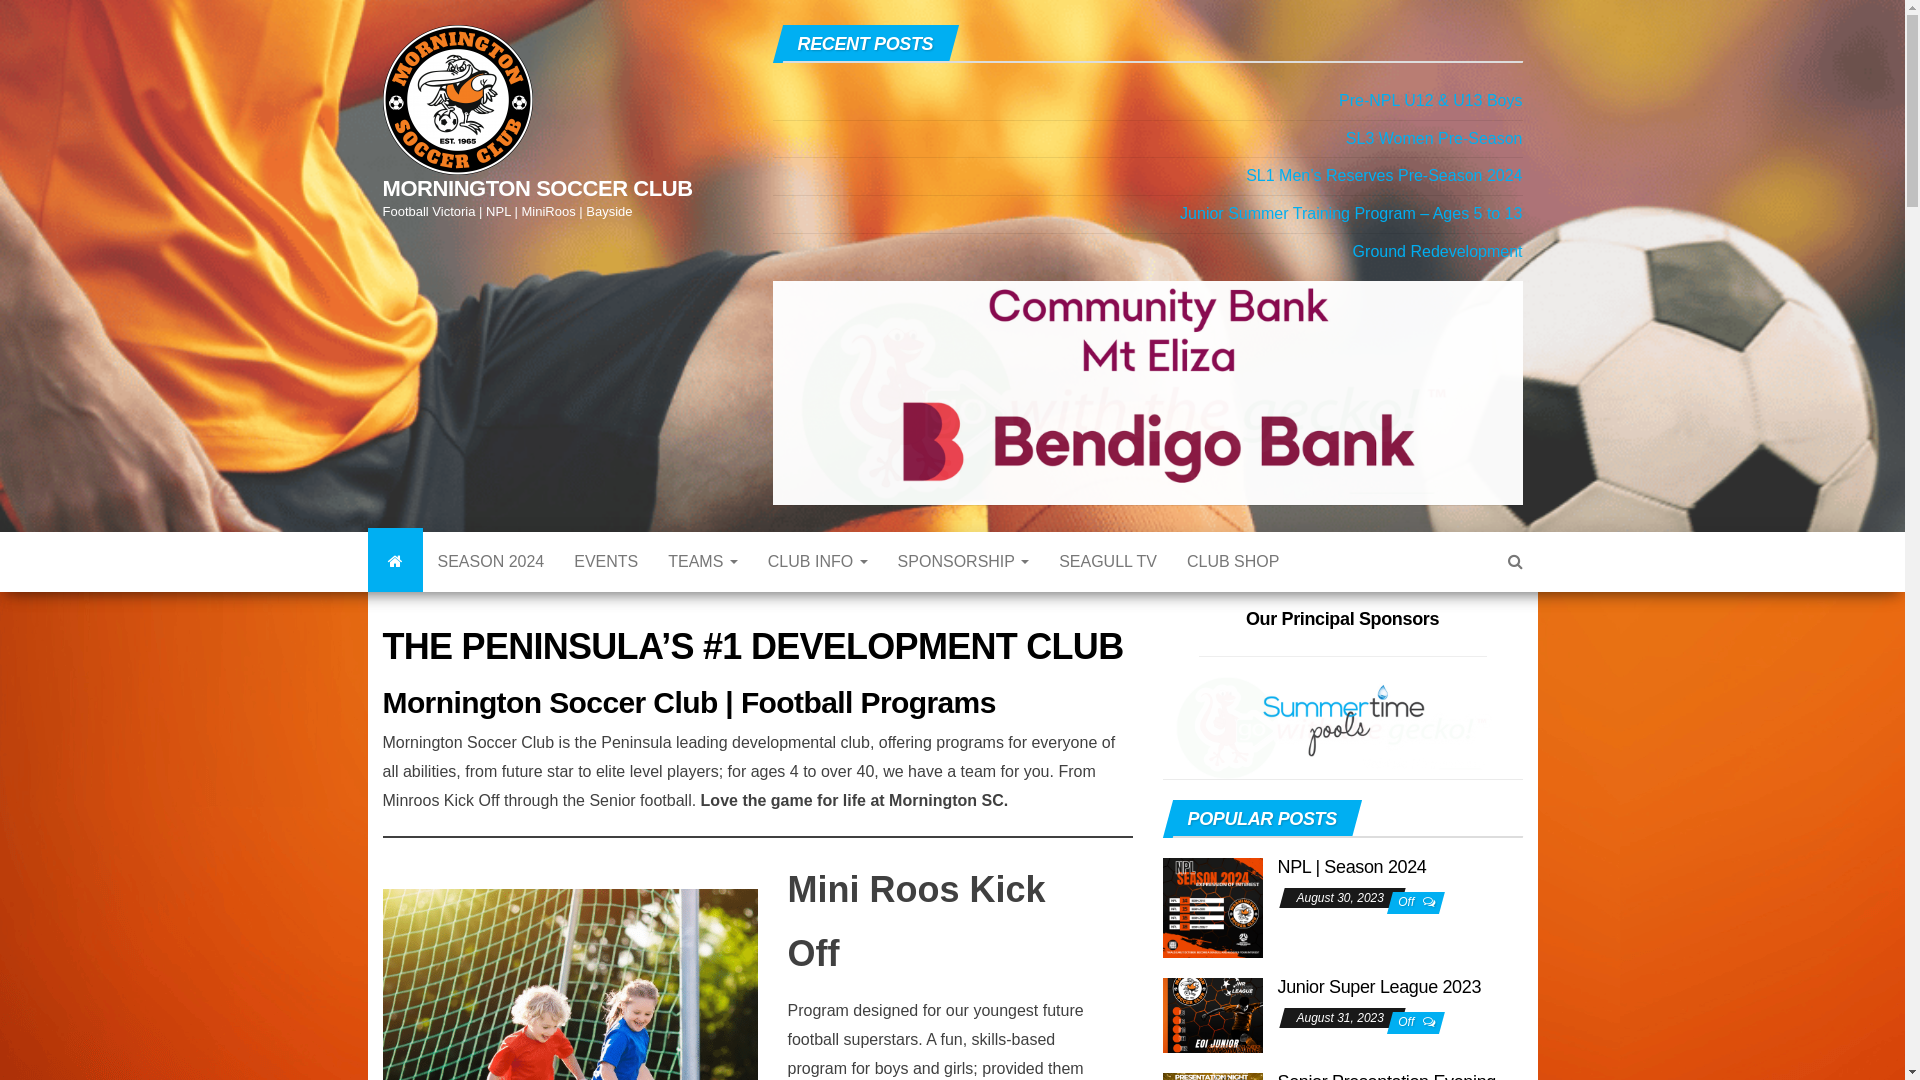 This screenshot has height=1080, width=1920. I want to click on 'EVENTS', so click(558, 589).